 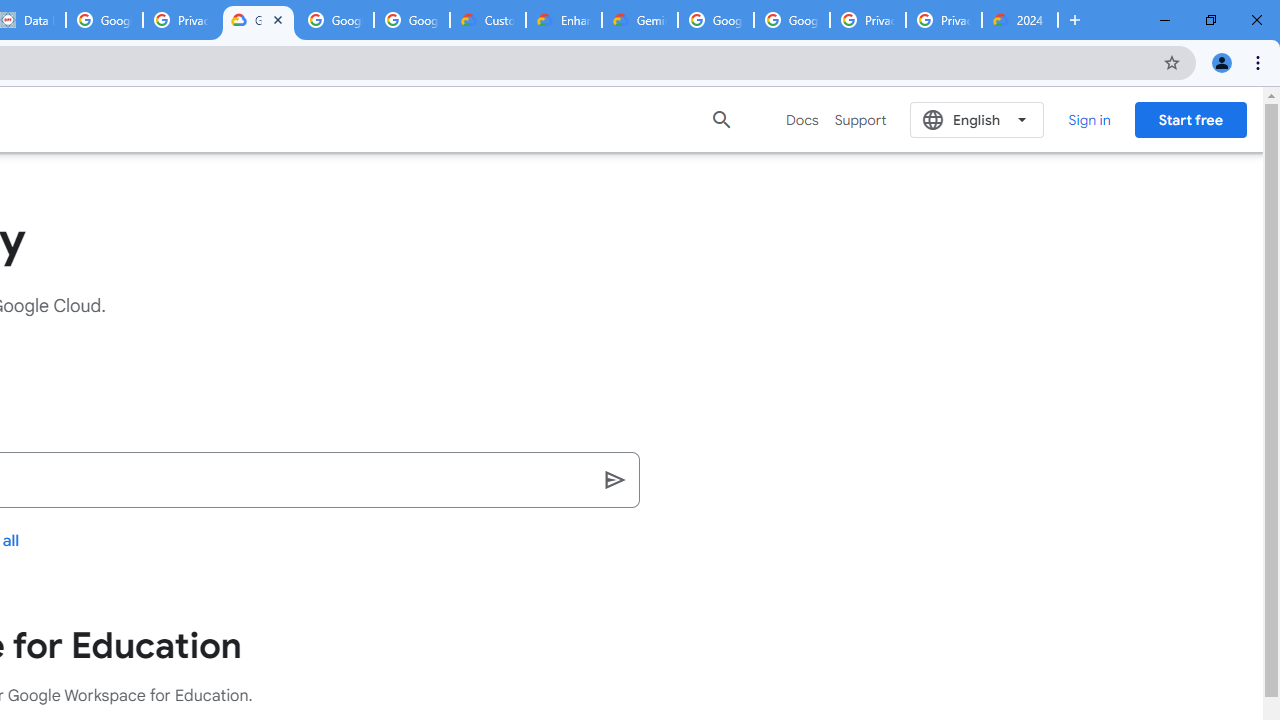 What do you see at coordinates (562, 20) in the screenshot?
I see `'Enhanced Support | Google Cloud'` at bounding box center [562, 20].